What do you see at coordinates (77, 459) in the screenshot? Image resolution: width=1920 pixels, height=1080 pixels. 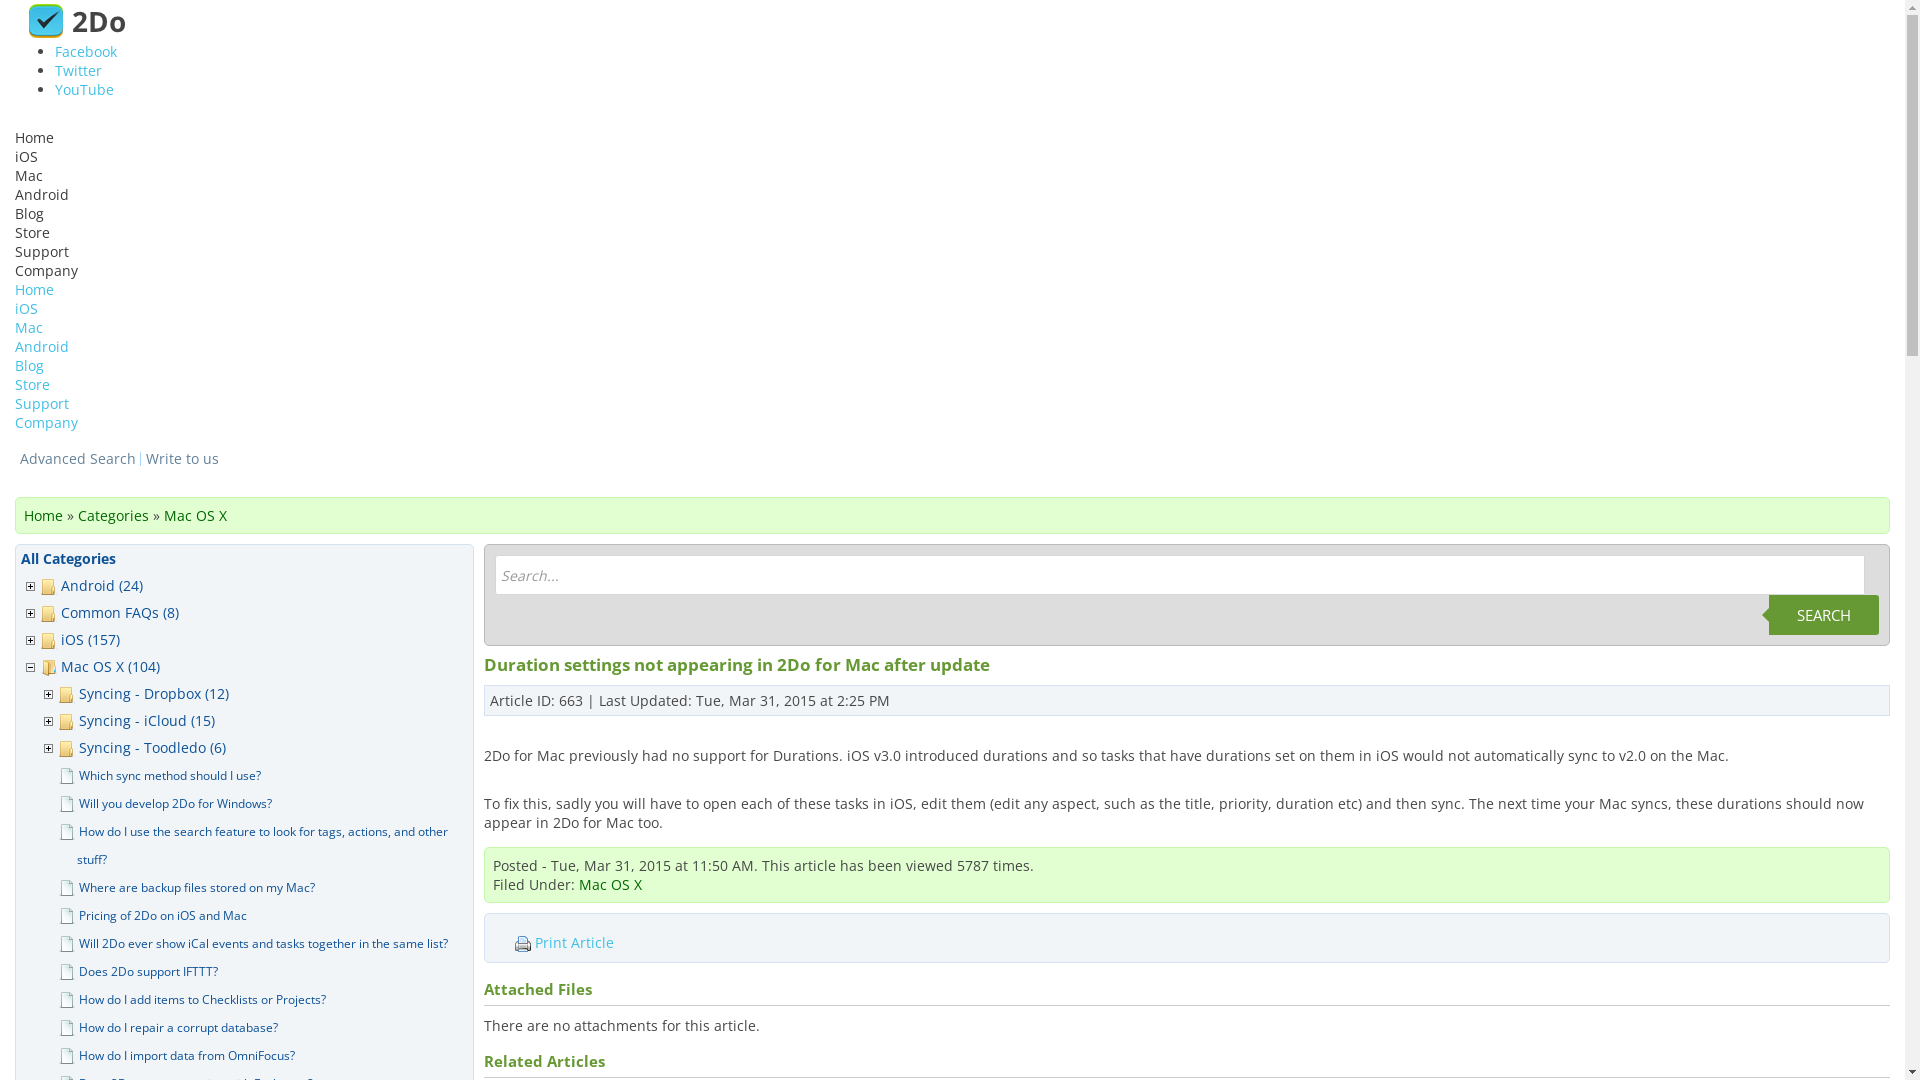 I see `'Advanced Search'` at bounding box center [77, 459].